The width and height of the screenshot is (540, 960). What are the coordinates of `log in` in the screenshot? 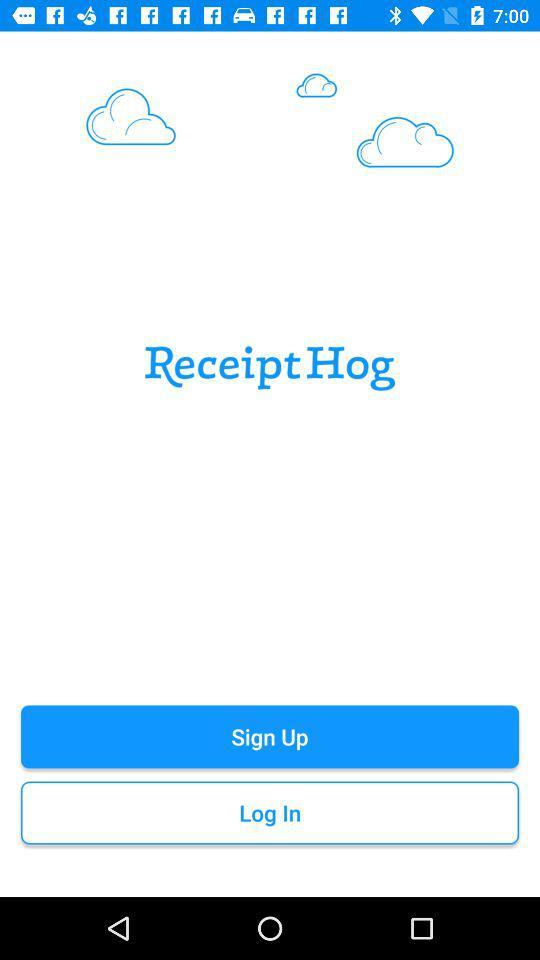 It's located at (270, 813).